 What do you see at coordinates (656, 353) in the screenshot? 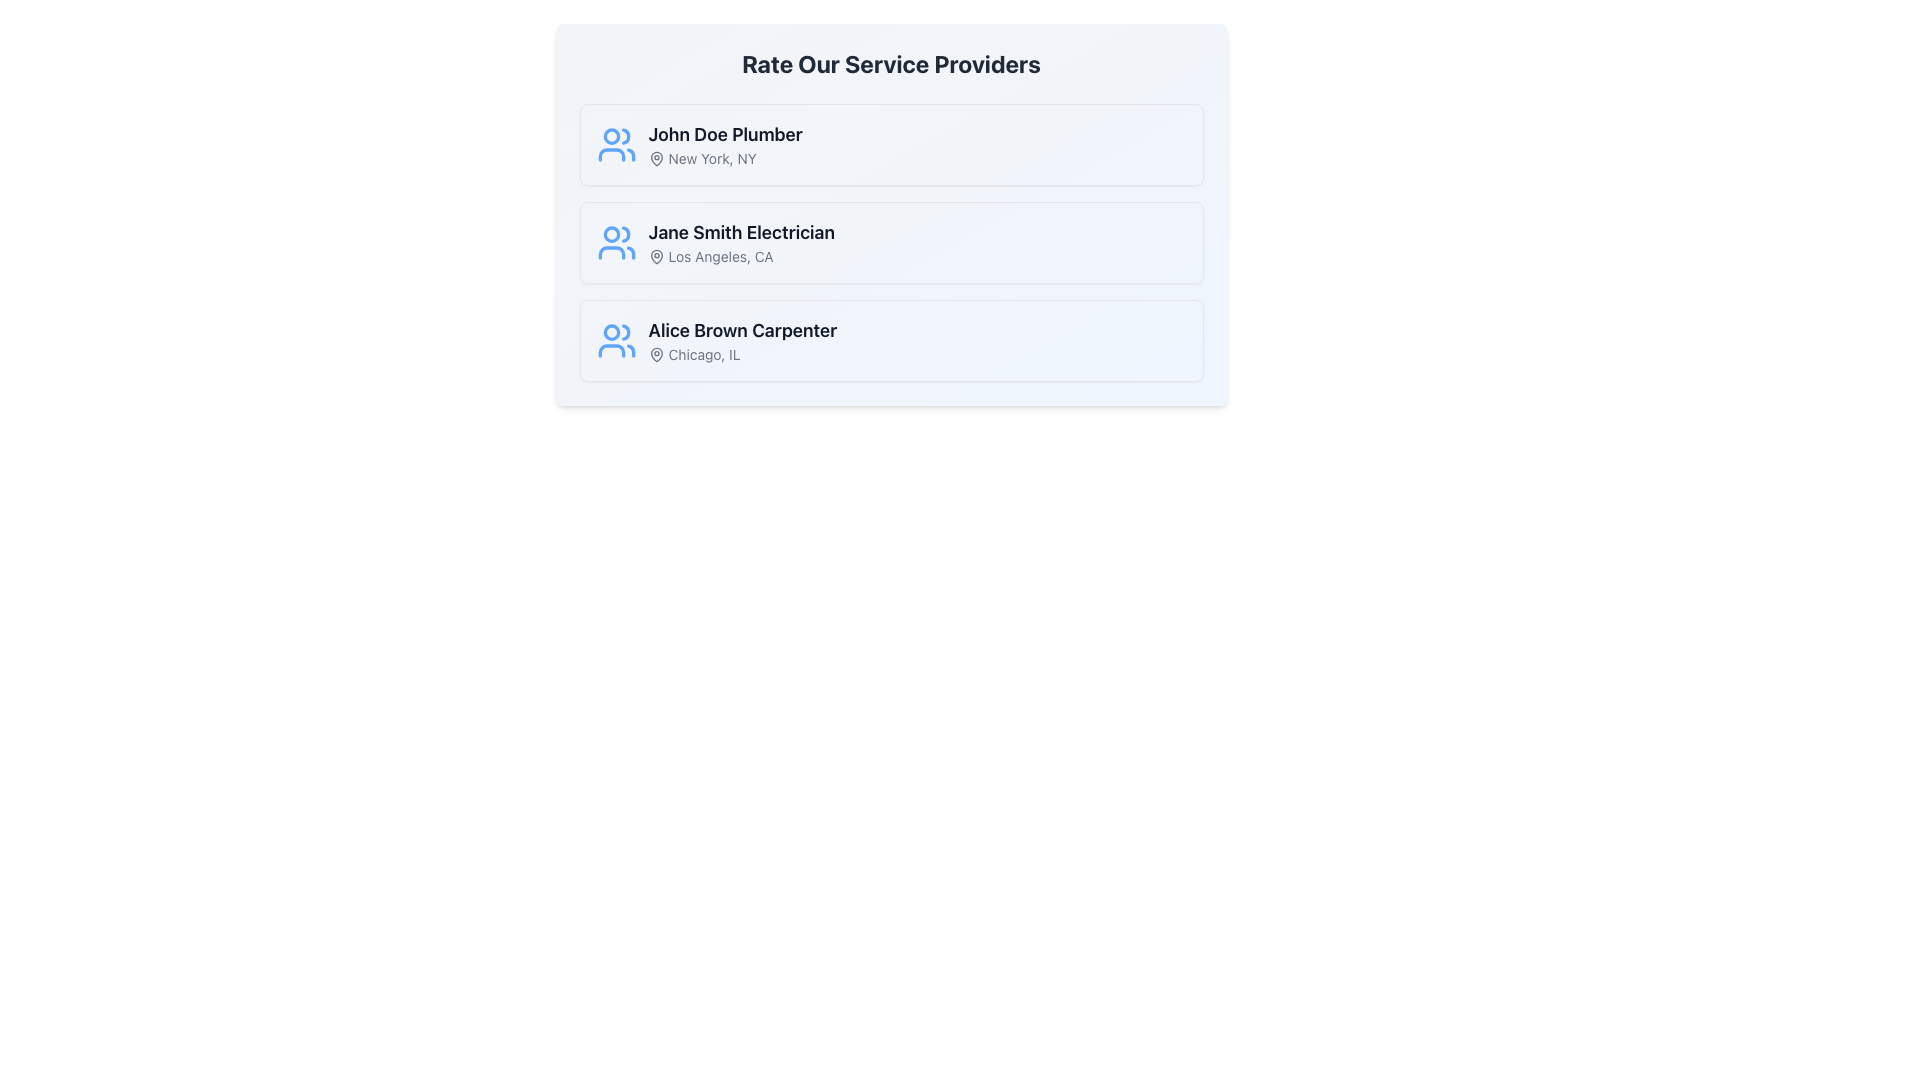
I see `the geometric pin-like icon located in the last card of the vertical list, adjacent to the text 'Chicago, IL', which signifies a location` at bounding box center [656, 353].